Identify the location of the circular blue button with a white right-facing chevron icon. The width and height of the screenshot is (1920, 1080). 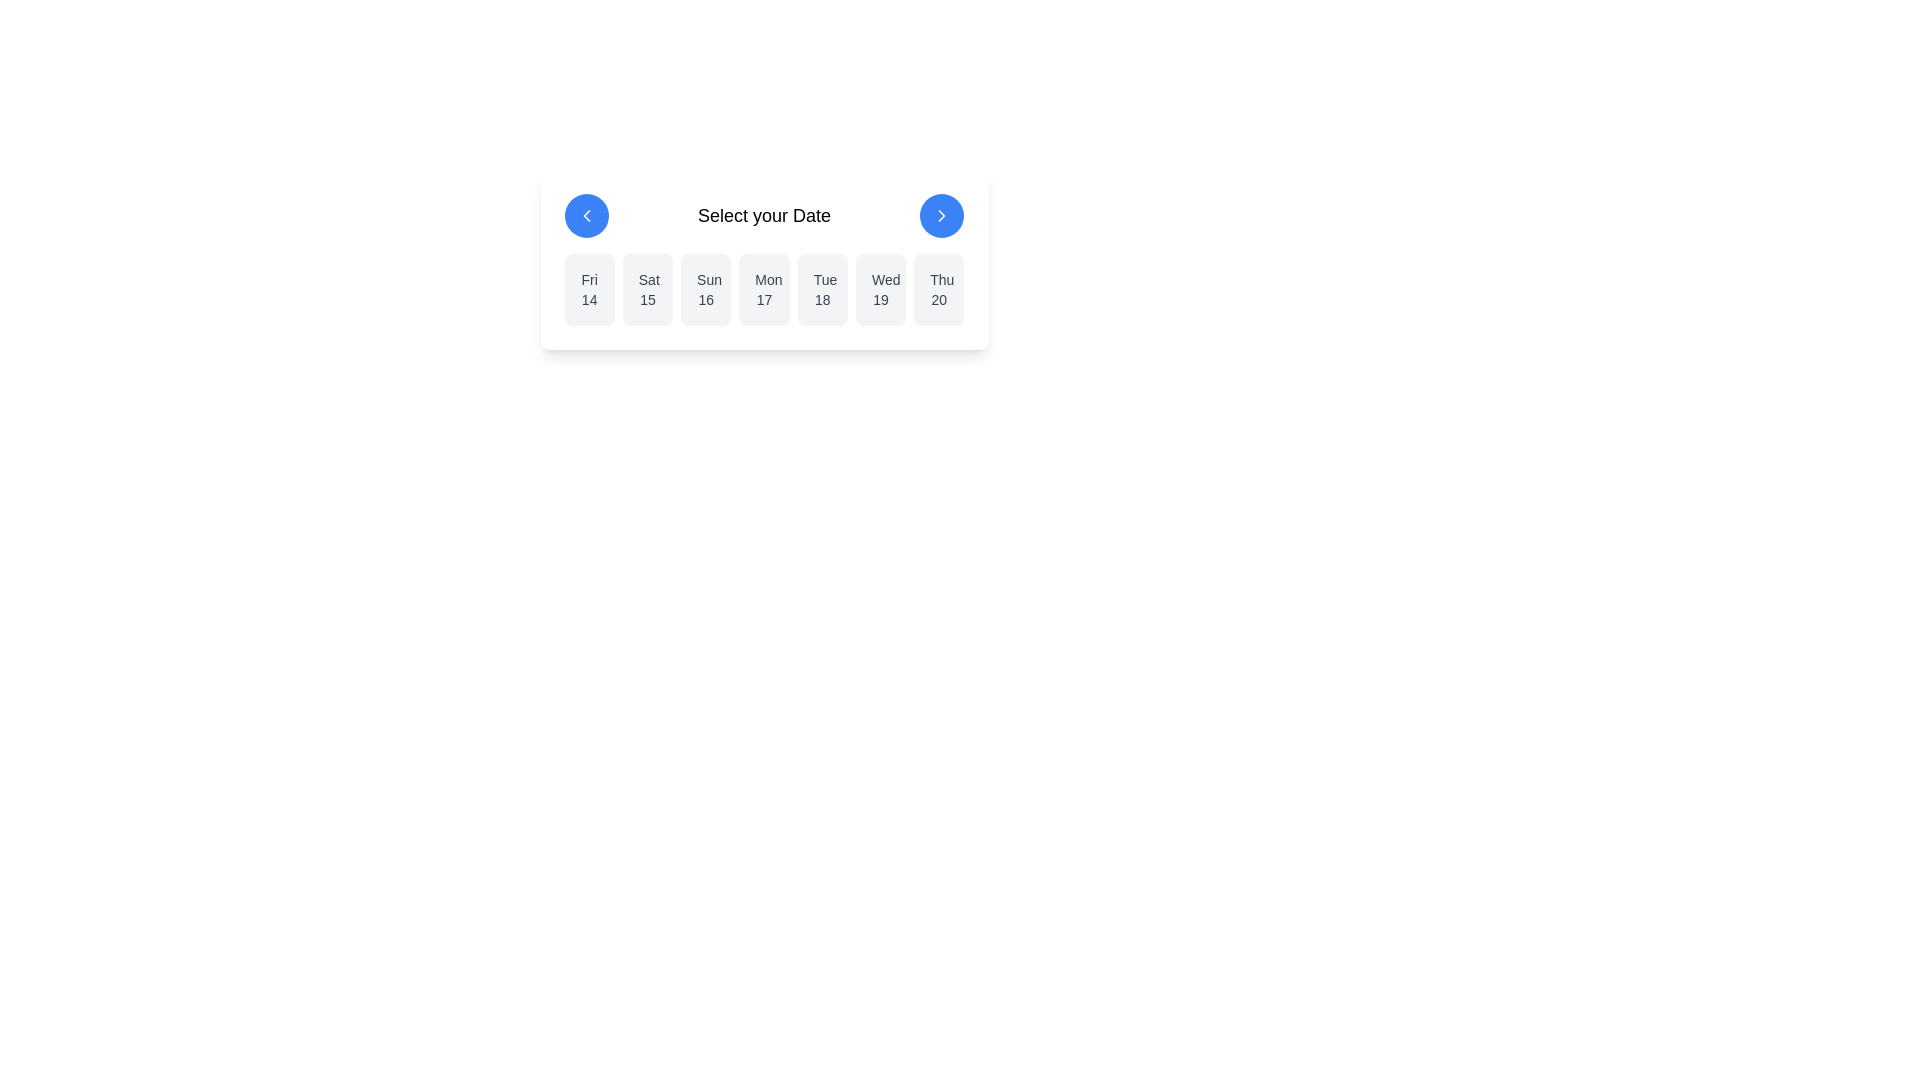
(941, 216).